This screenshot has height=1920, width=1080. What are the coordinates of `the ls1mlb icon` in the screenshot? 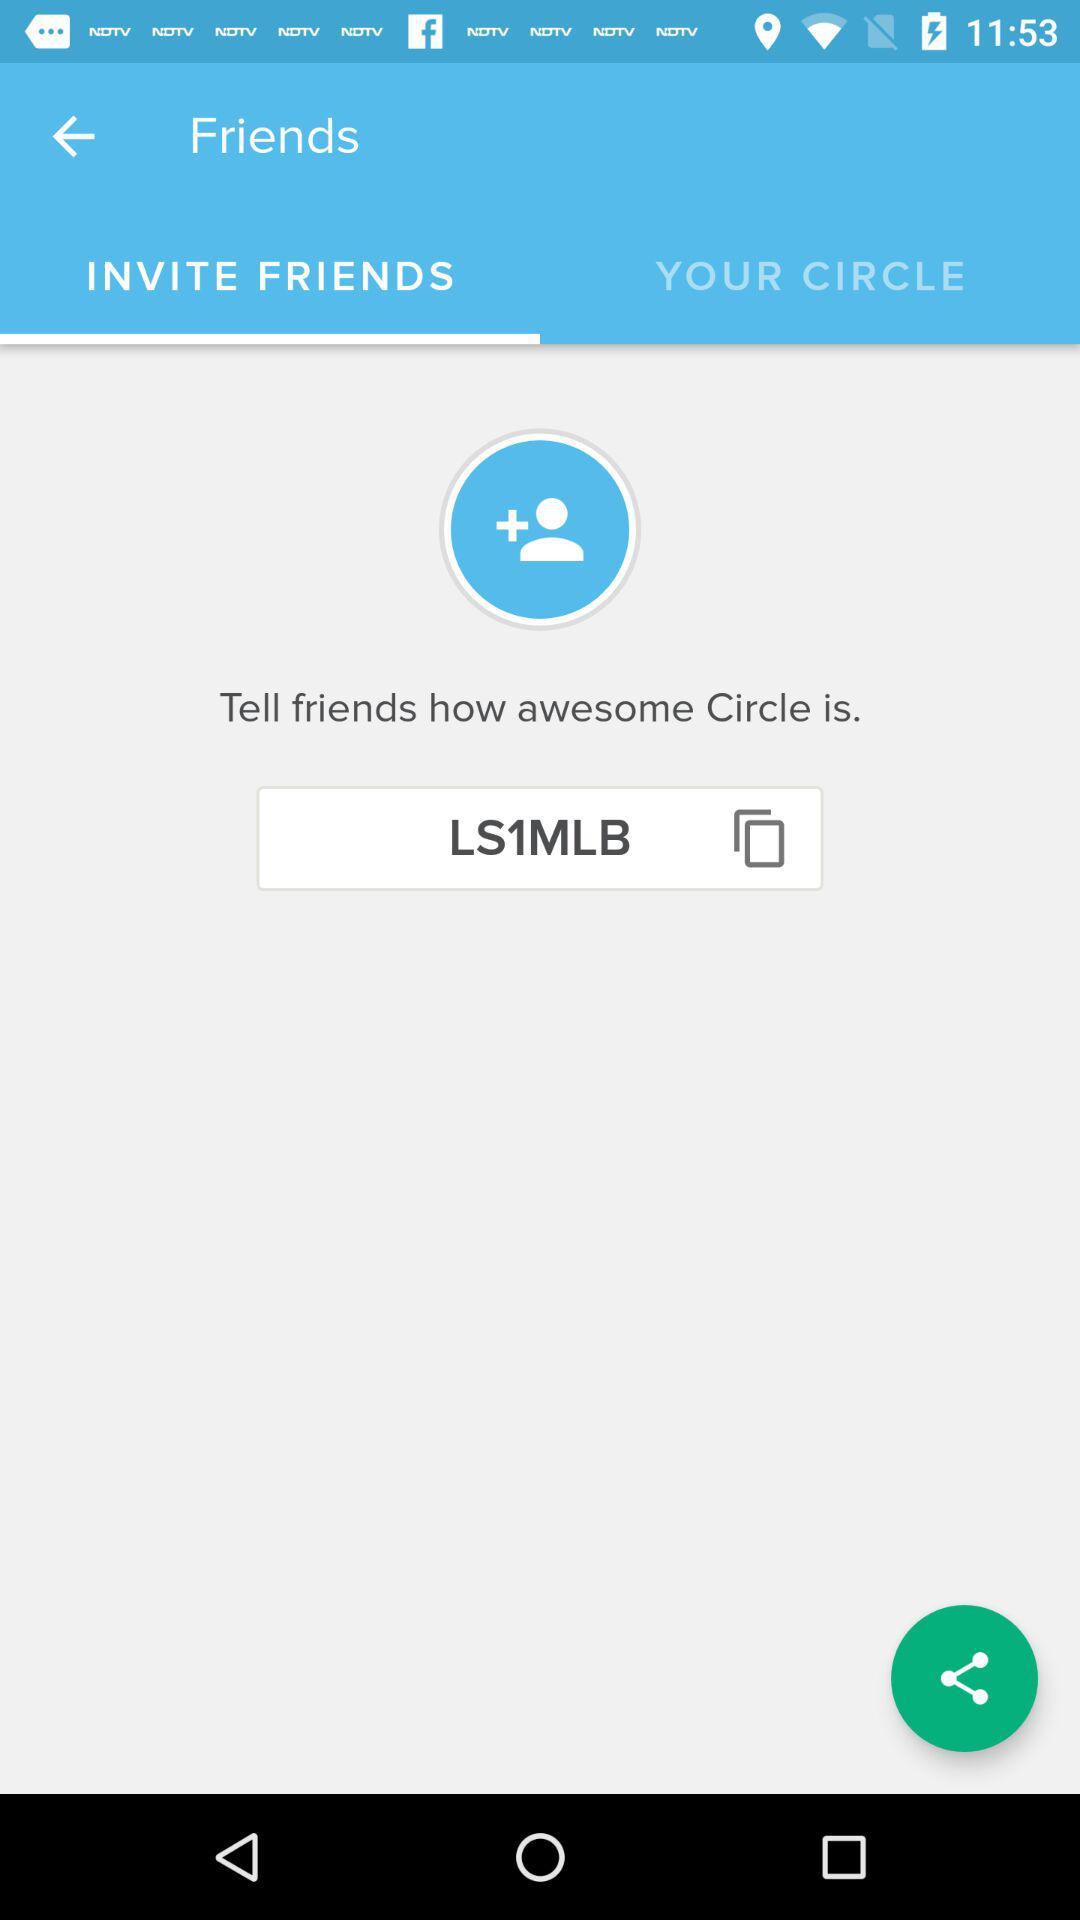 It's located at (540, 838).